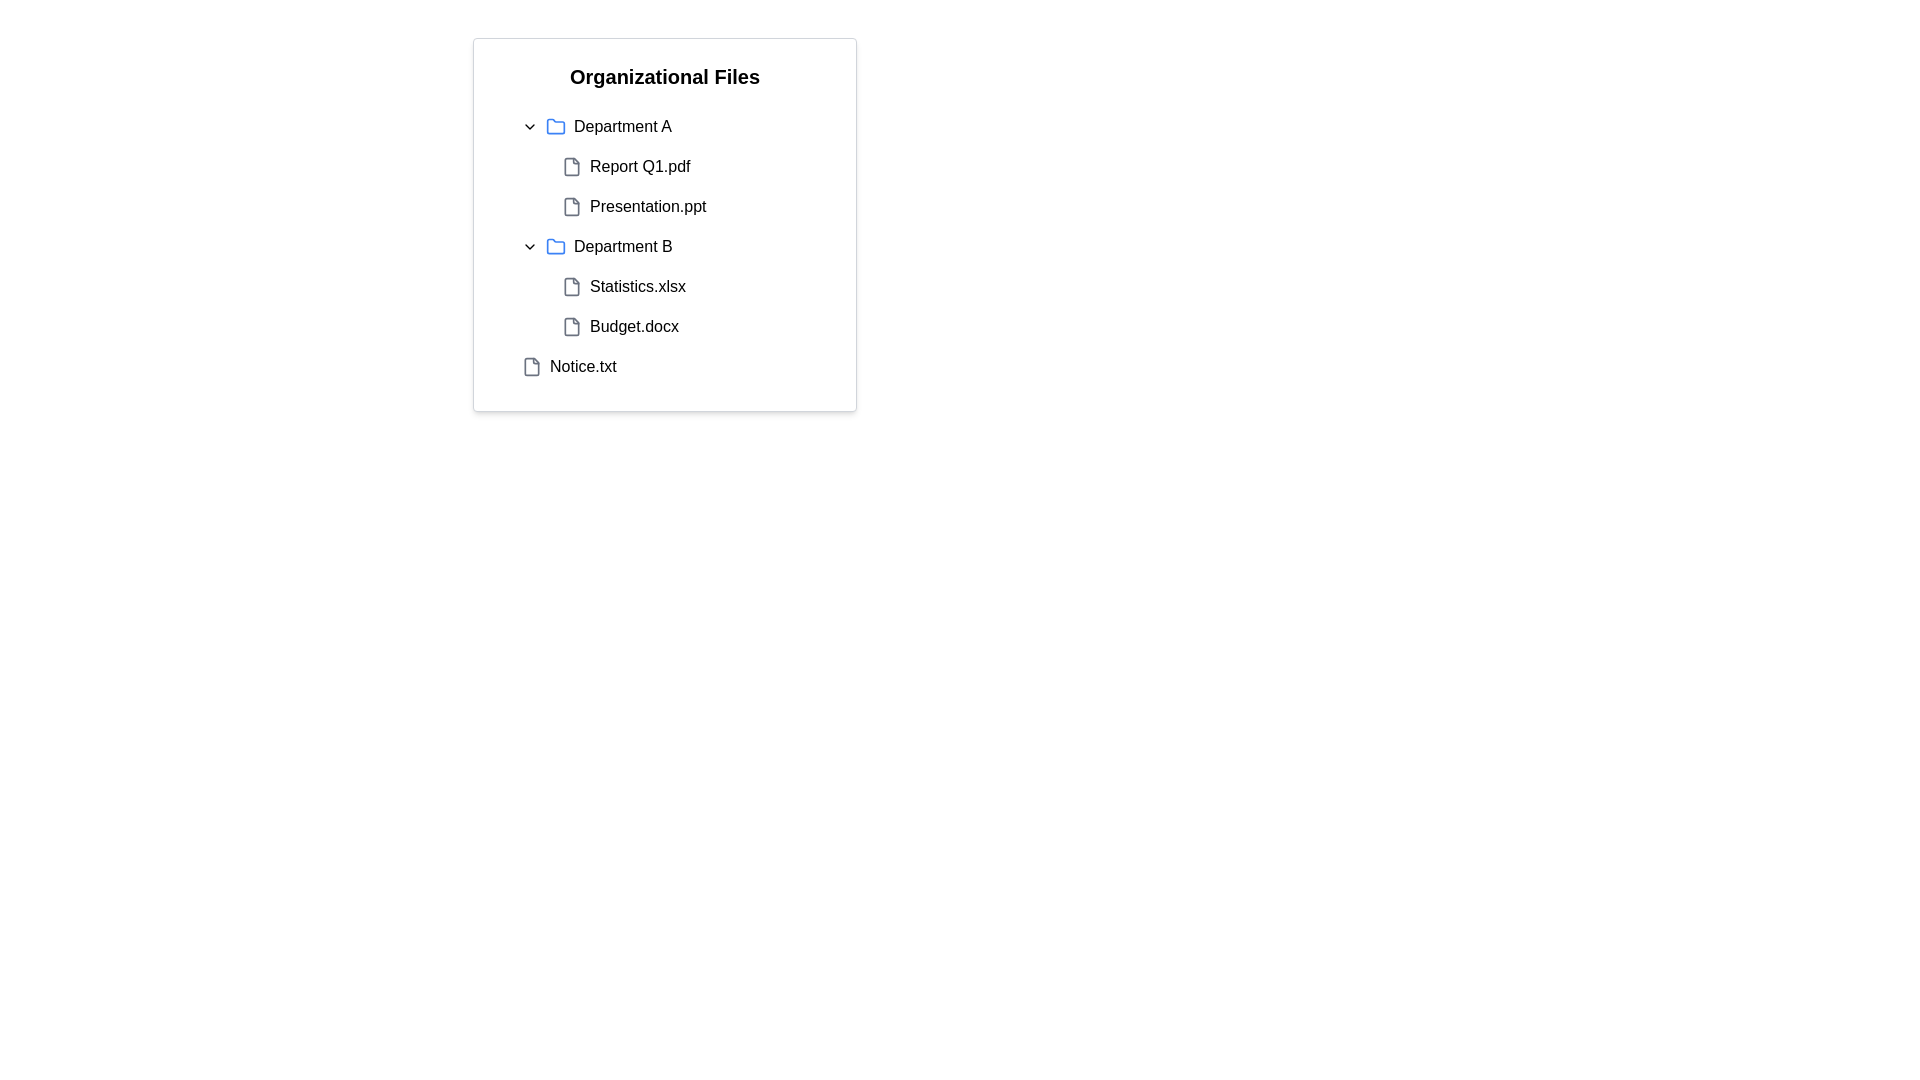  I want to click on the clickable text label 'Notice.txt' with the associated document icon, so click(568, 366).